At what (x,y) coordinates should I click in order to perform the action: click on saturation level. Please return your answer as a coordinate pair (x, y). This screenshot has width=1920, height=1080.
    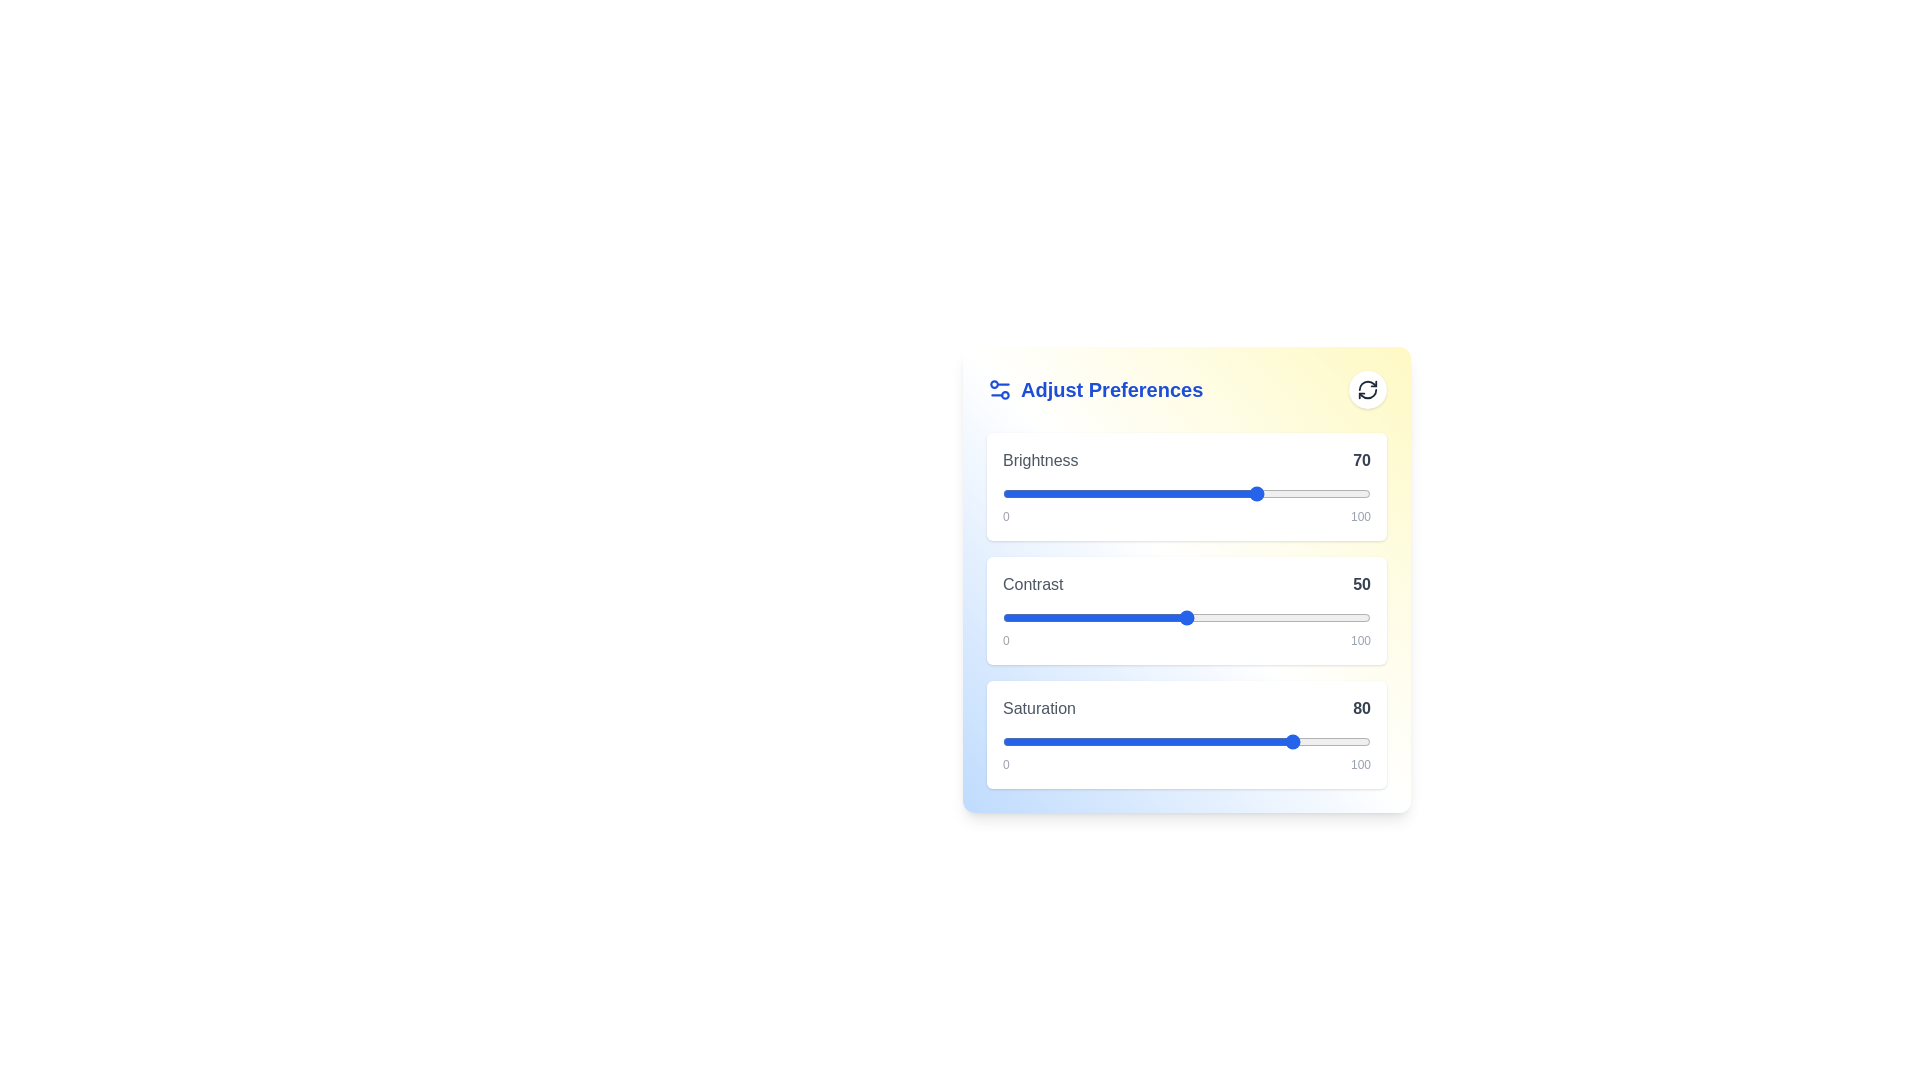
    Looking at the image, I should click on (1021, 741).